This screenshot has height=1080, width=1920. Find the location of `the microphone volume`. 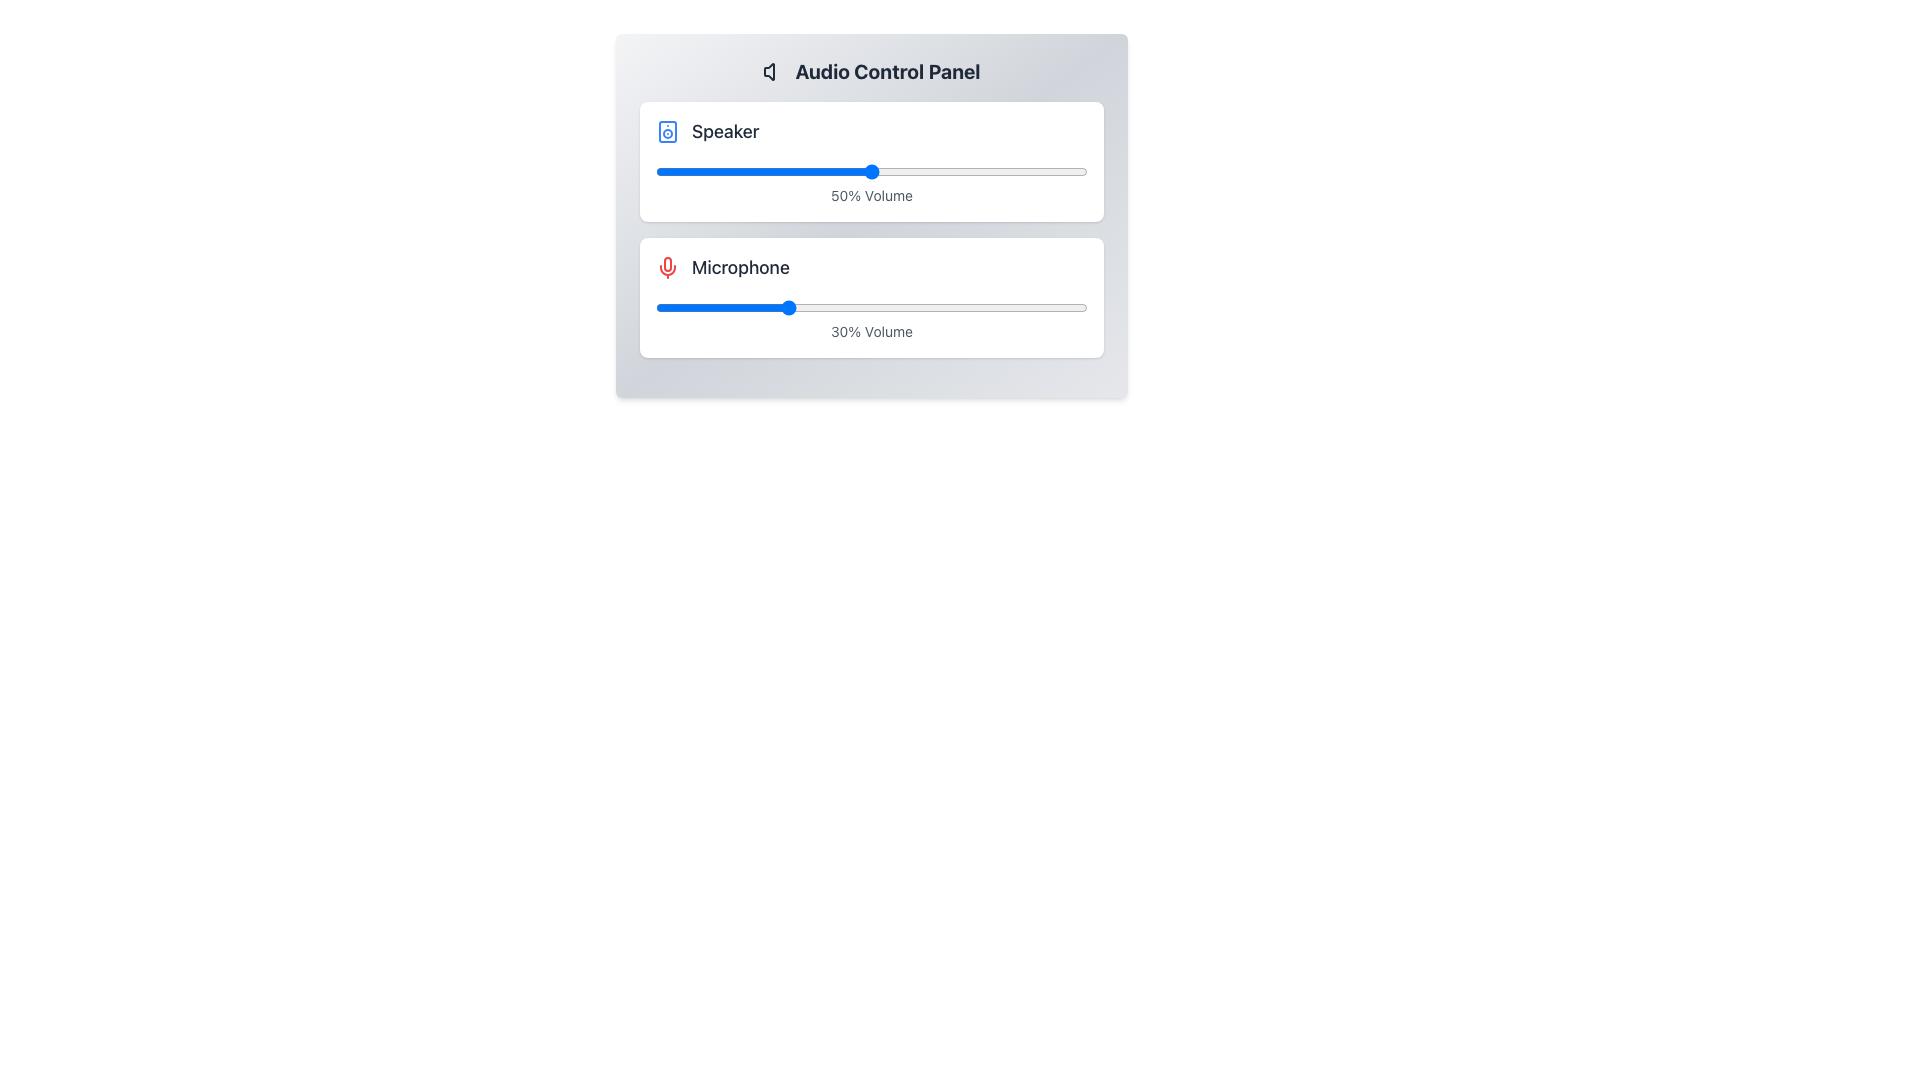

the microphone volume is located at coordinates (1082, 308).